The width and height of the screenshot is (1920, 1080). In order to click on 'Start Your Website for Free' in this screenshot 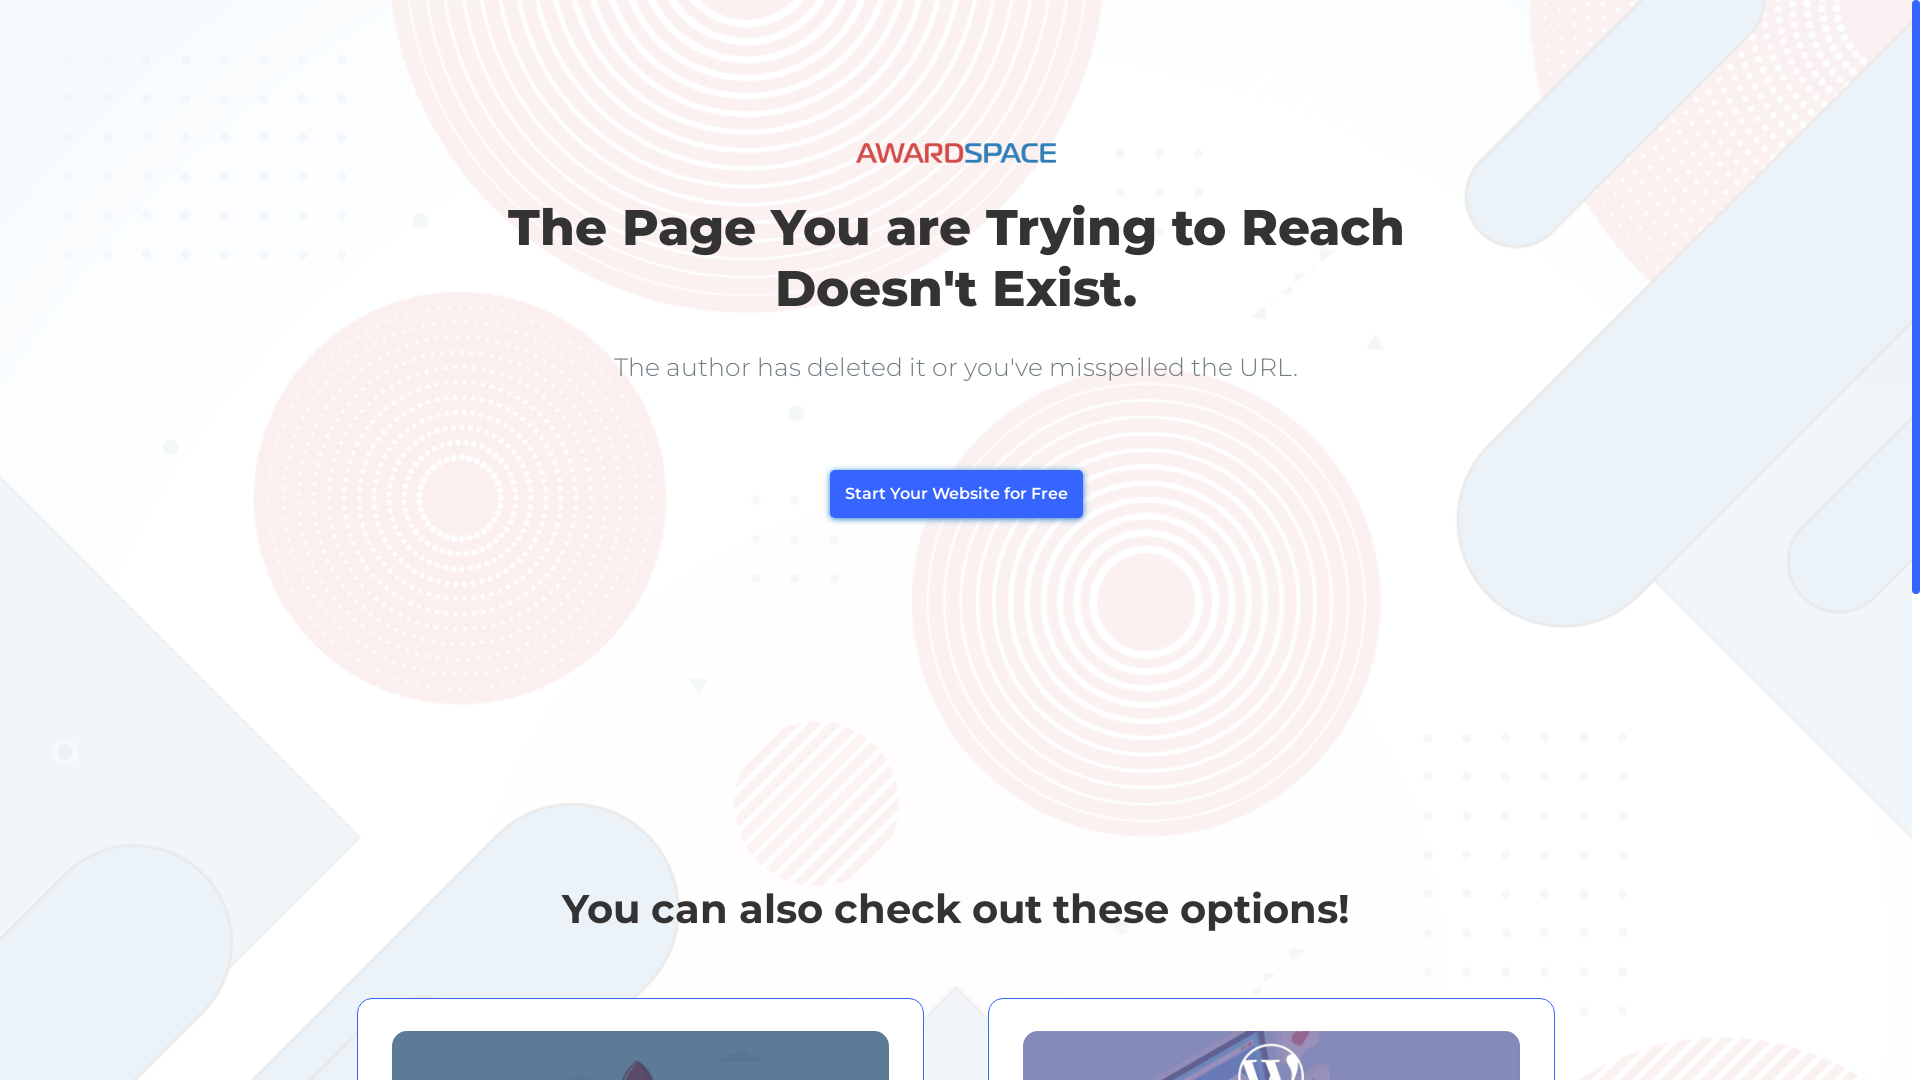, I will do `click(955, 493)`.